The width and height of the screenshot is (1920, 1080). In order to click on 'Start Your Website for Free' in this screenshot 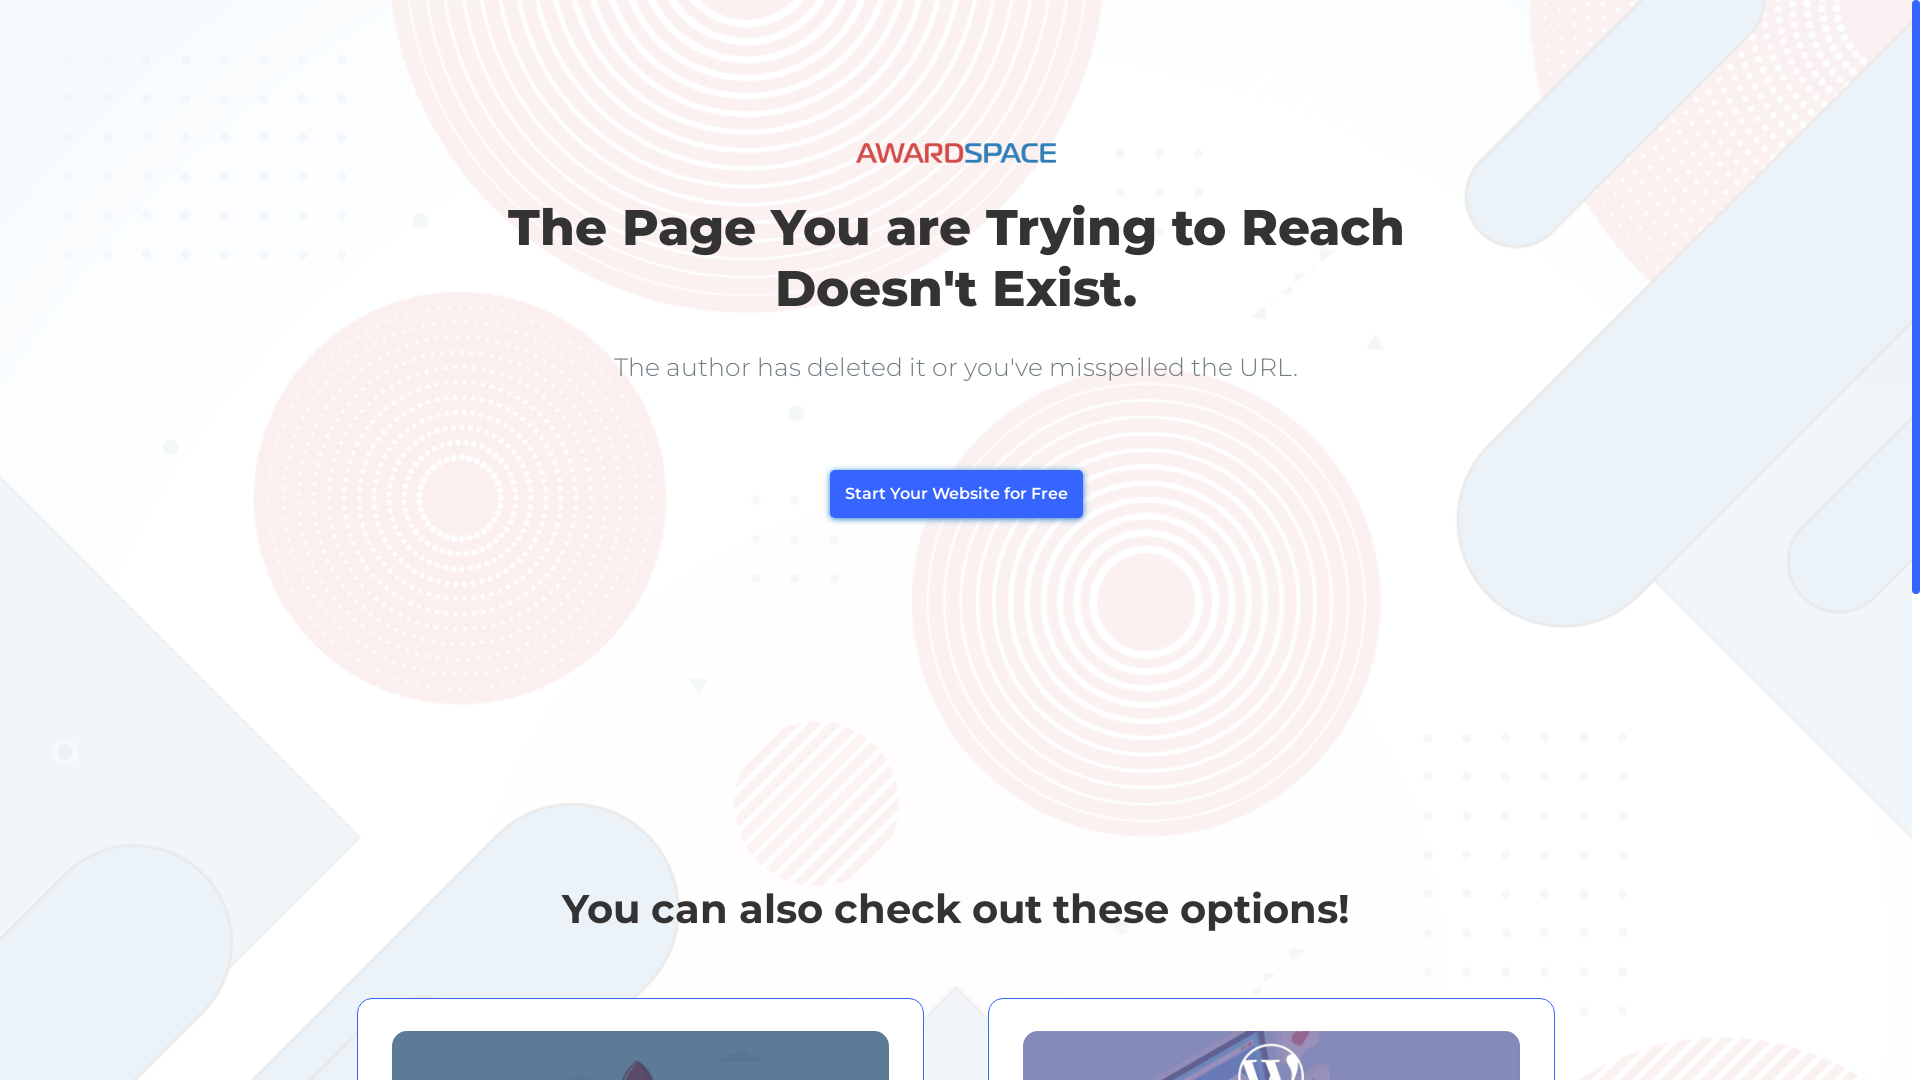, I will do `click(955, 493)`.